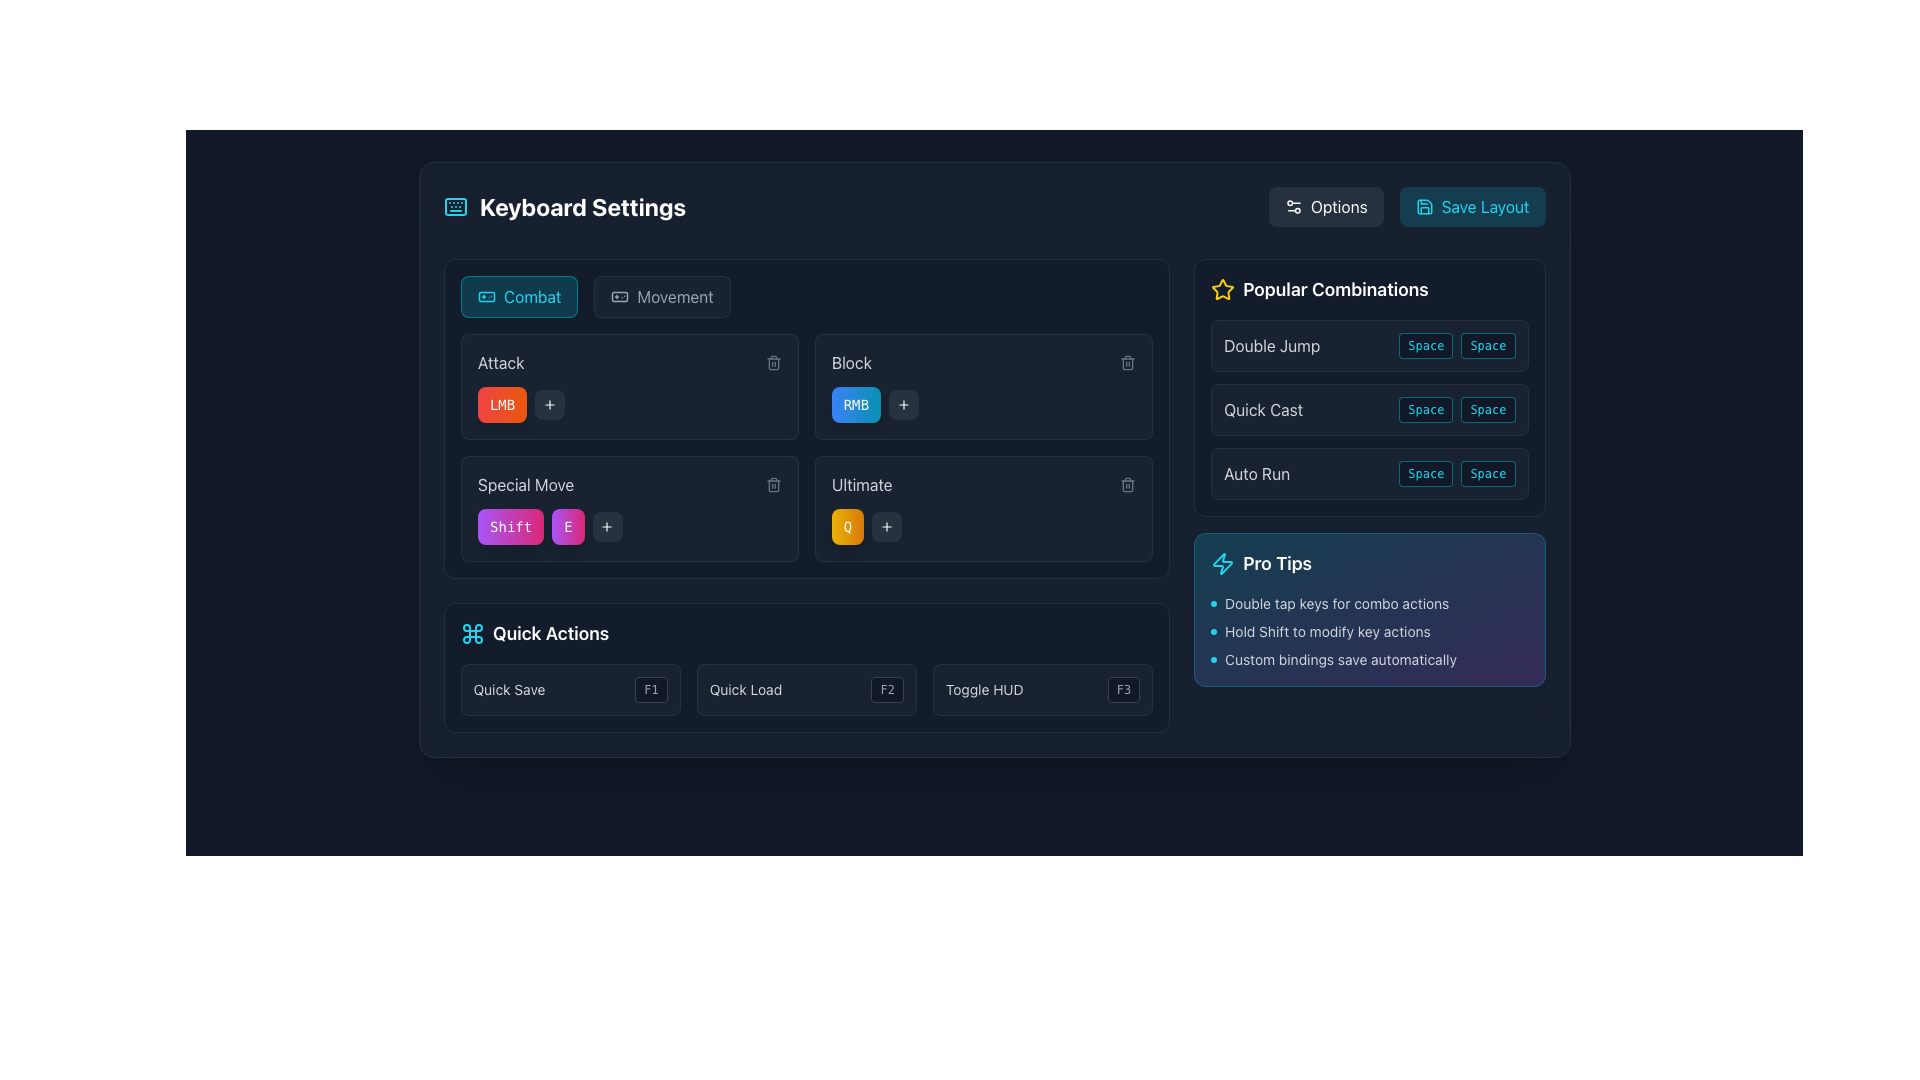 This screenshot has height=1080, width=1920. Describe the element at coordinates (851, 362) in the screenshot. I see `the text label that describes the associated input for the 'Combat' section in 'Keyboard Settings', located to the right of the 'Attack' label` at that location.